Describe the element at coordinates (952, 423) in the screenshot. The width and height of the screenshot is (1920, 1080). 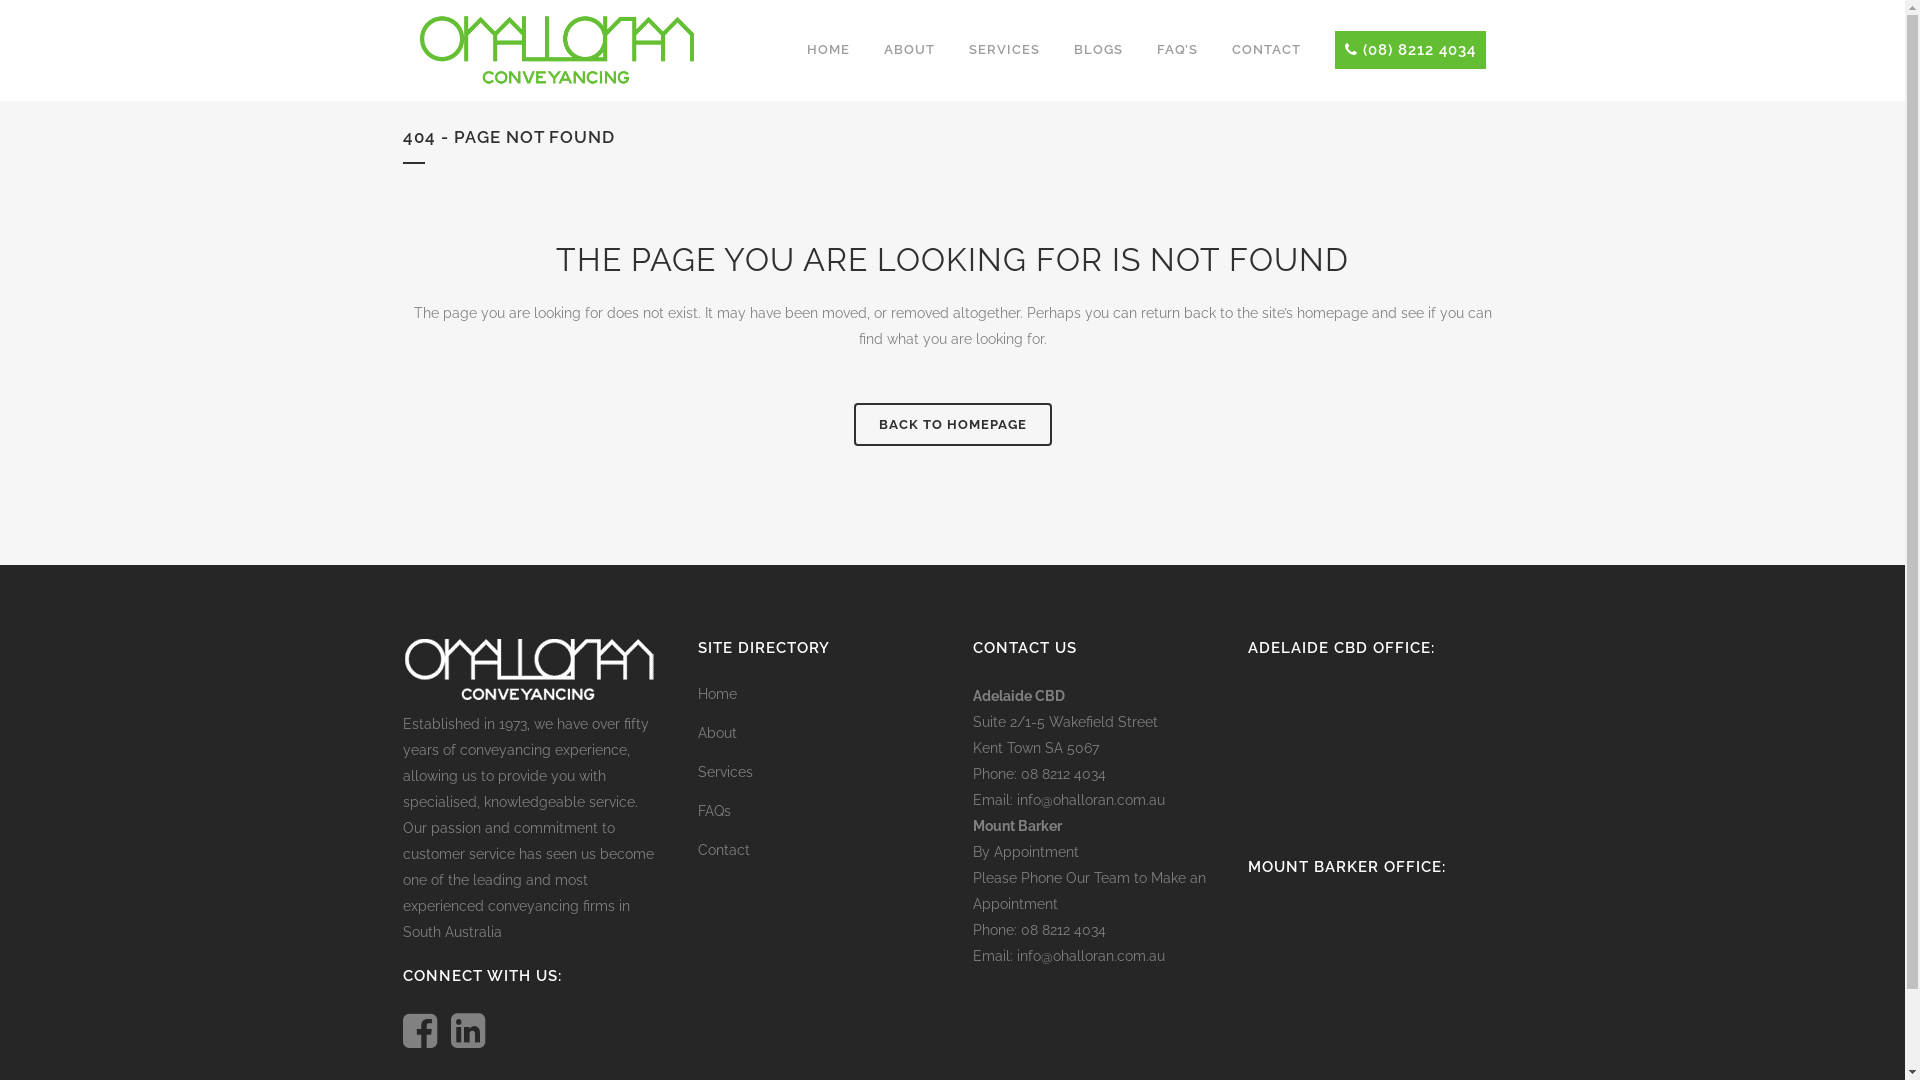
I see `'BACK TO HOMEPAGE'` at that location.